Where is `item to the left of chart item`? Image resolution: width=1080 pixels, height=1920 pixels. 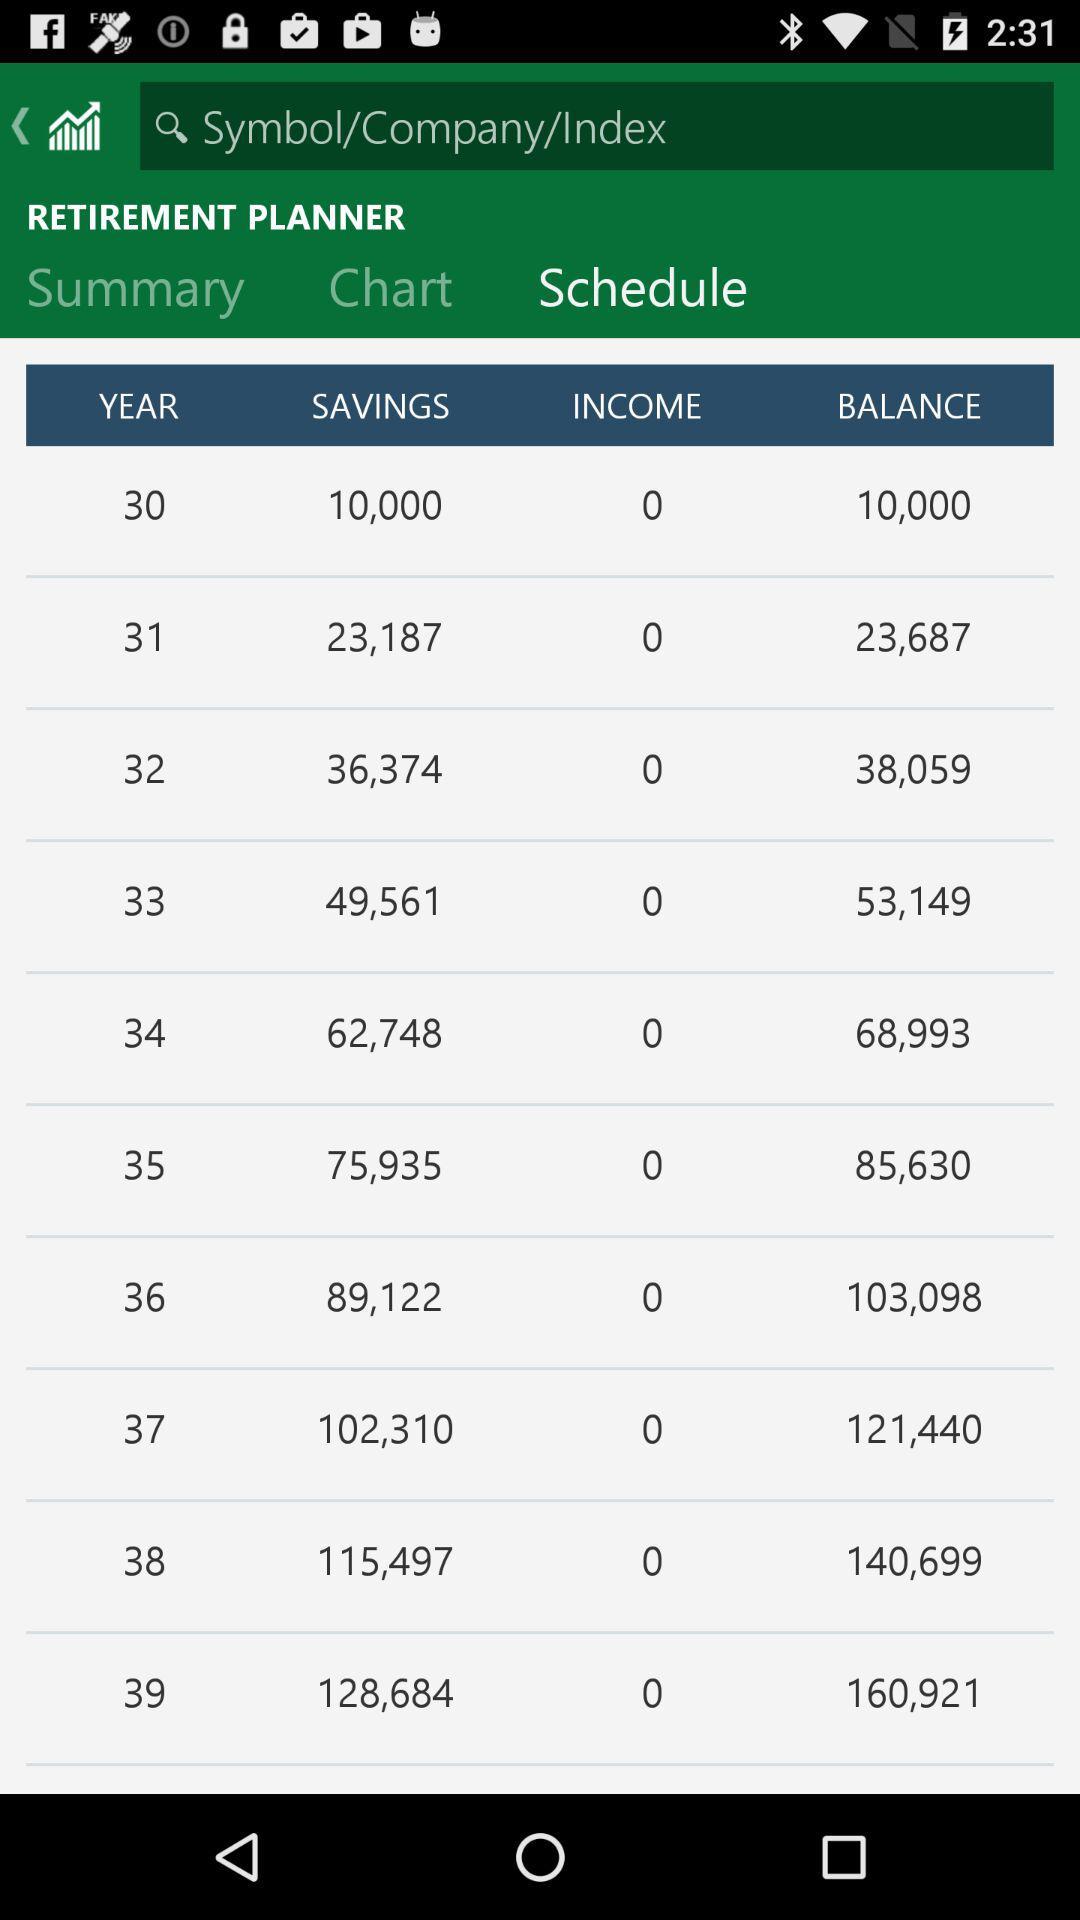 item to the left of chart item is located at coordinates (150, 290).